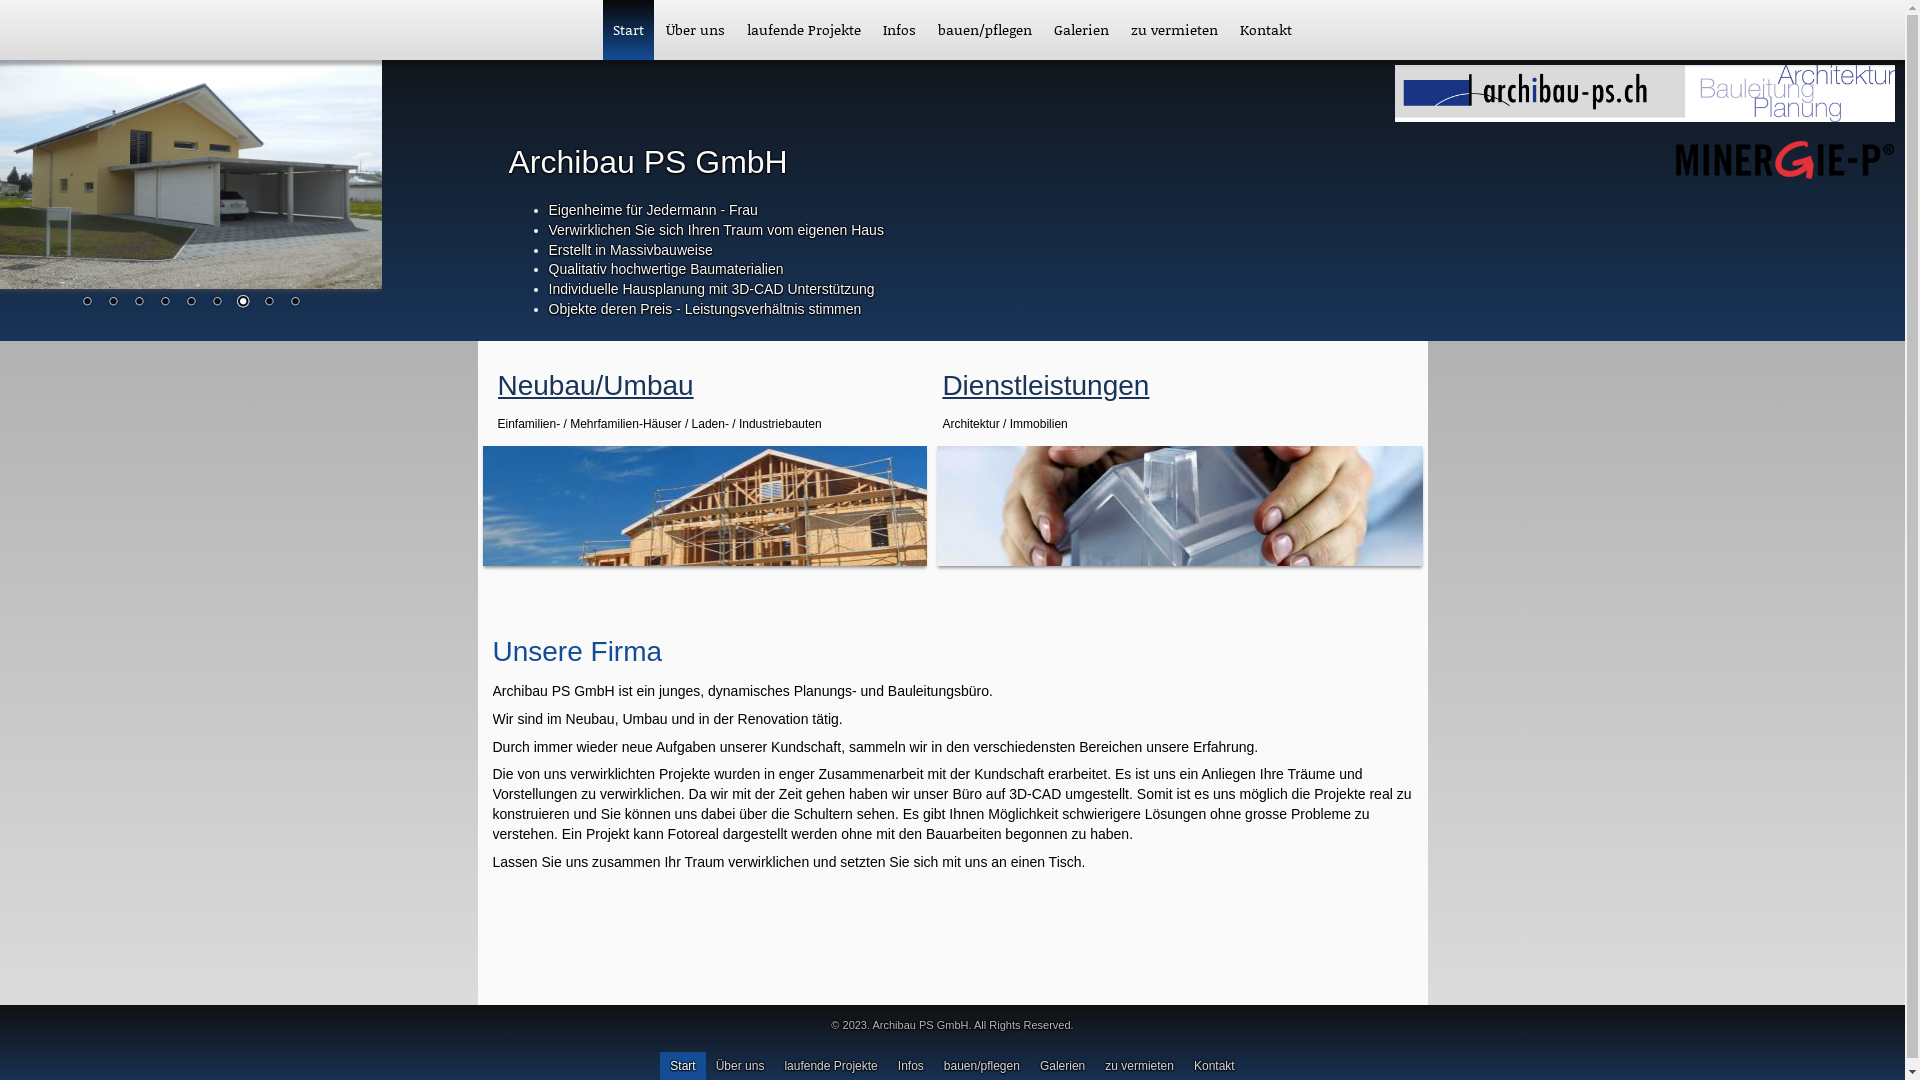 The width and height of the screenshot is (1920, 1080). Describe the element at coordinates (1042, 30) in the screenshot. I see `'Galerien'` at that location.